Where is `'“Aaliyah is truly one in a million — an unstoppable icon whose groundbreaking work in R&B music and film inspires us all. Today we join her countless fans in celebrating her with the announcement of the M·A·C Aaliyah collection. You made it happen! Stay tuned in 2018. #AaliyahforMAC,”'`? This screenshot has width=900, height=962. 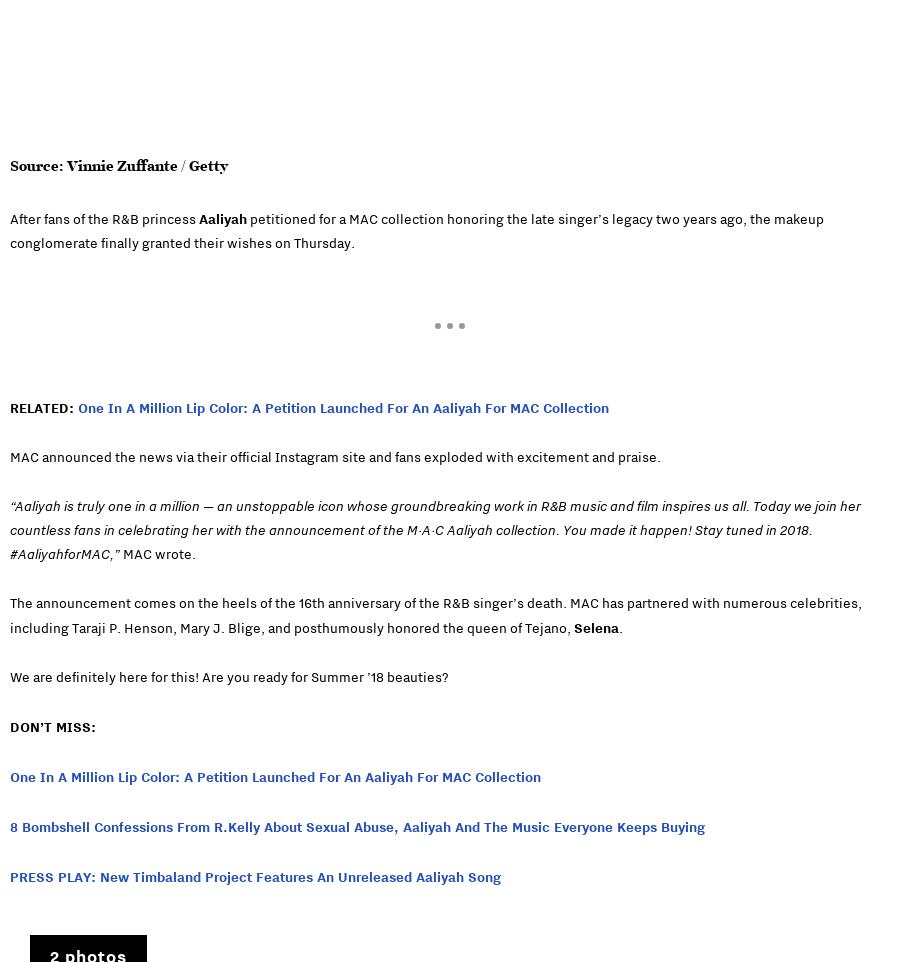
'“Aaliyah is truly one in a million — an unstoppable icon whose groundbreaking work in R&B music and film inspires us all. Today we join her countless fans in celebrating her with the announcement of the M·A·C Aaliyah collection. You made it happen! Stay tuned in 2018. #AaliyahforMAC,”' is located at coordinates (435, 530).